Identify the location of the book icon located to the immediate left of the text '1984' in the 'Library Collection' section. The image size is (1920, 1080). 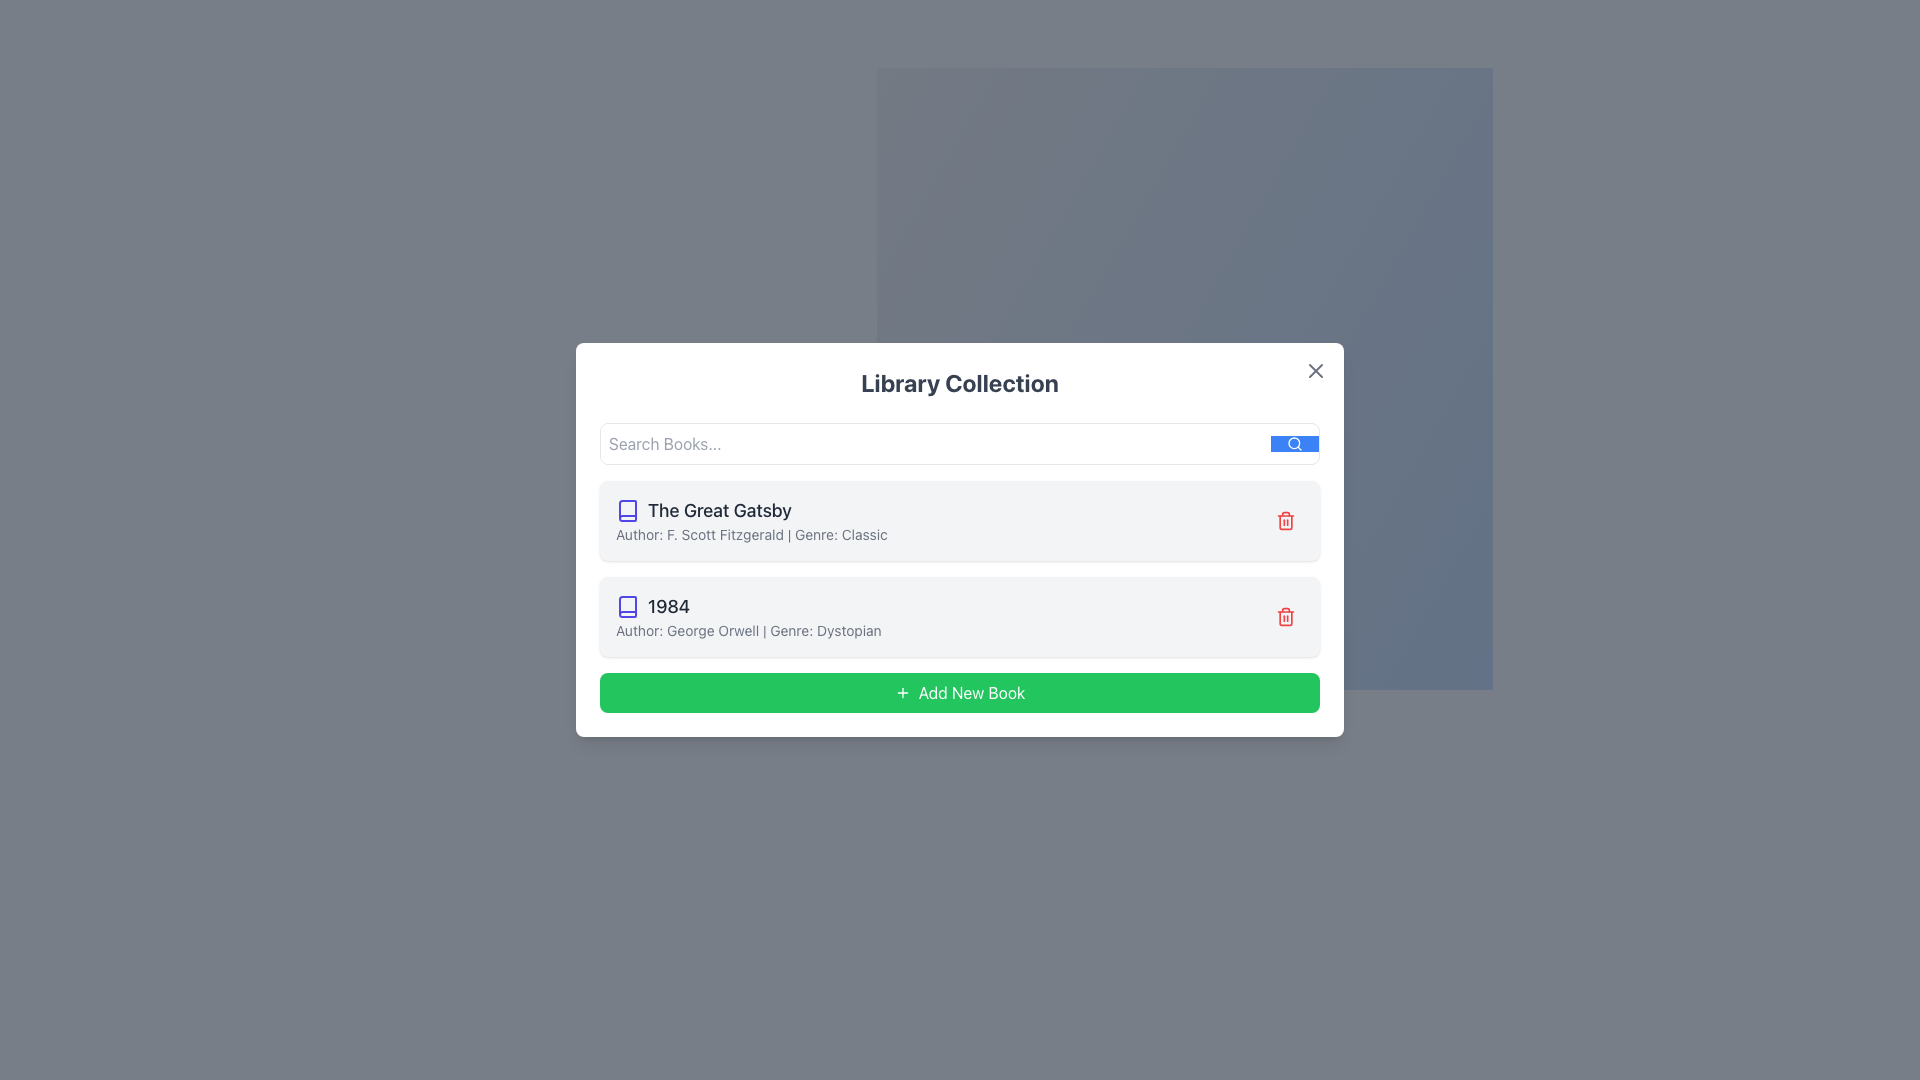
(627, 605).